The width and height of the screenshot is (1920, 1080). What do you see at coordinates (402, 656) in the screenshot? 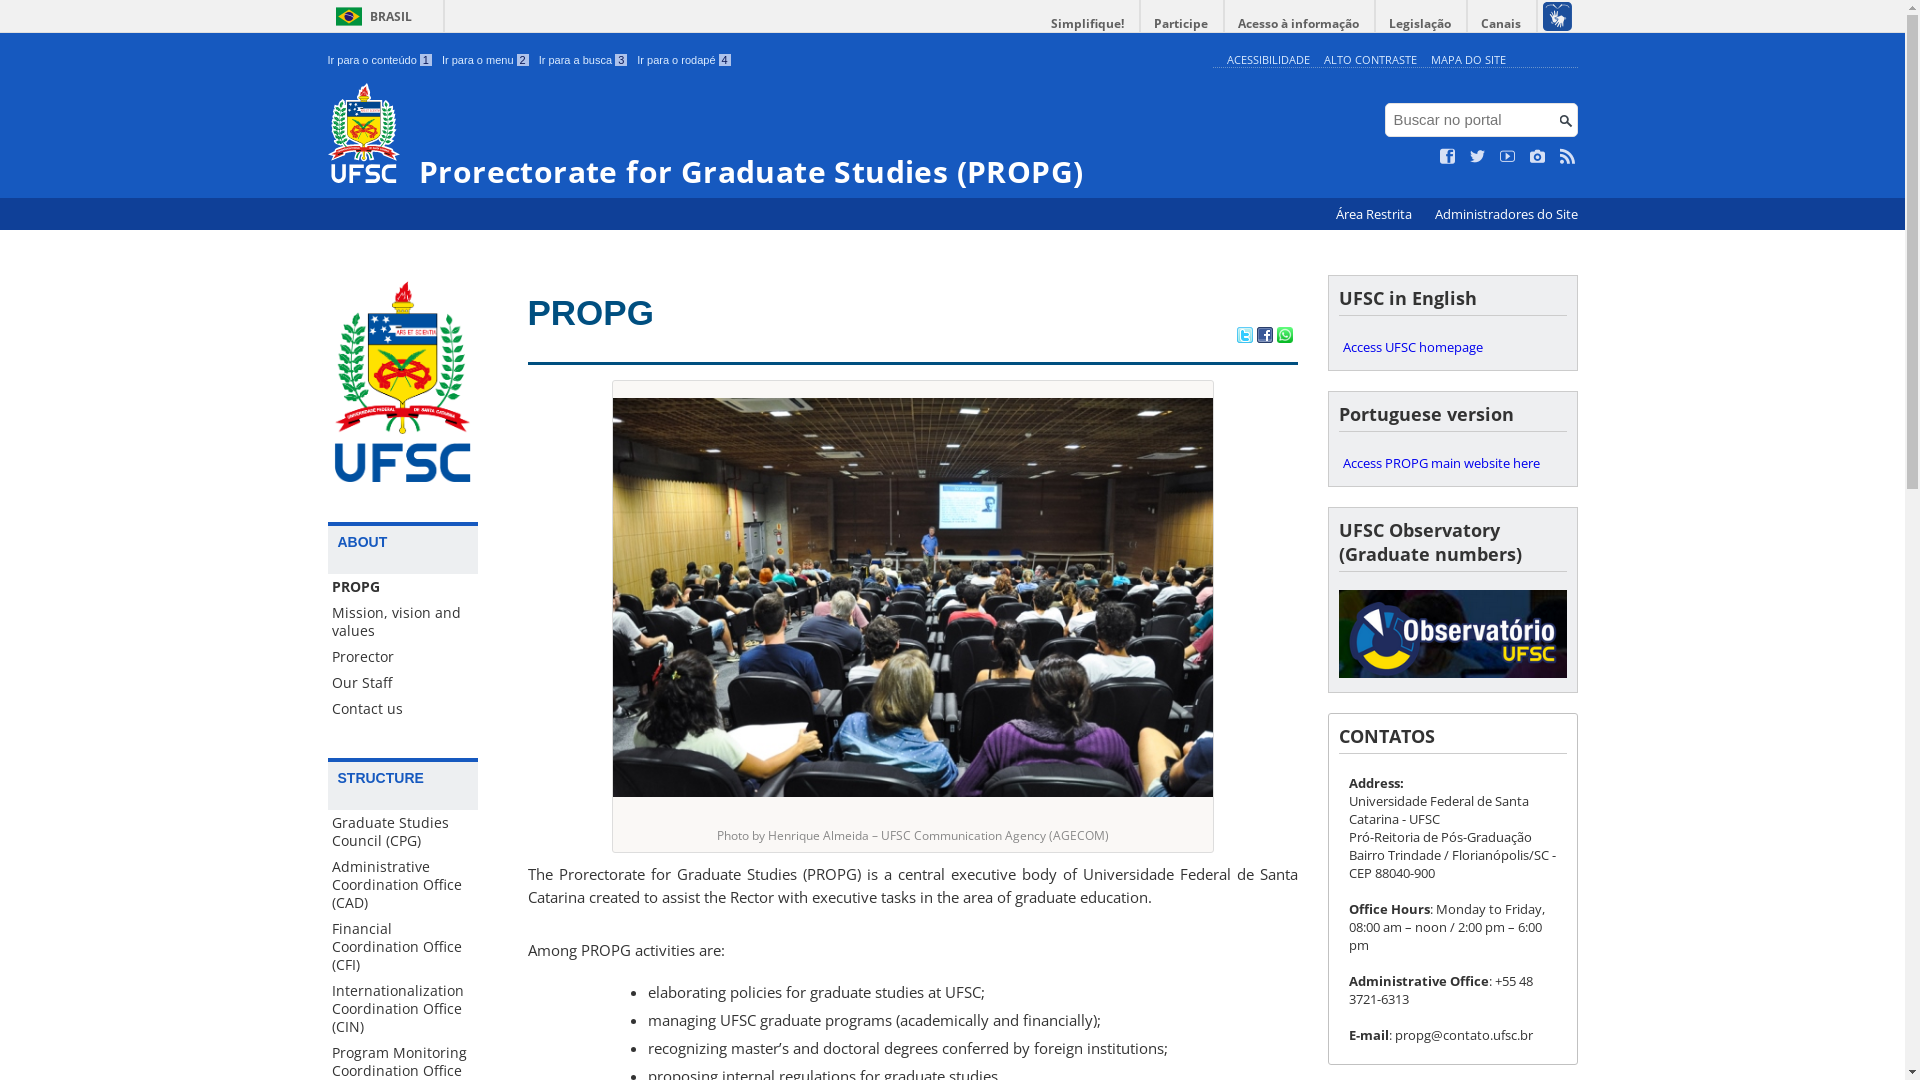
I see `'Prorector'` at bounding box center [402, 656].